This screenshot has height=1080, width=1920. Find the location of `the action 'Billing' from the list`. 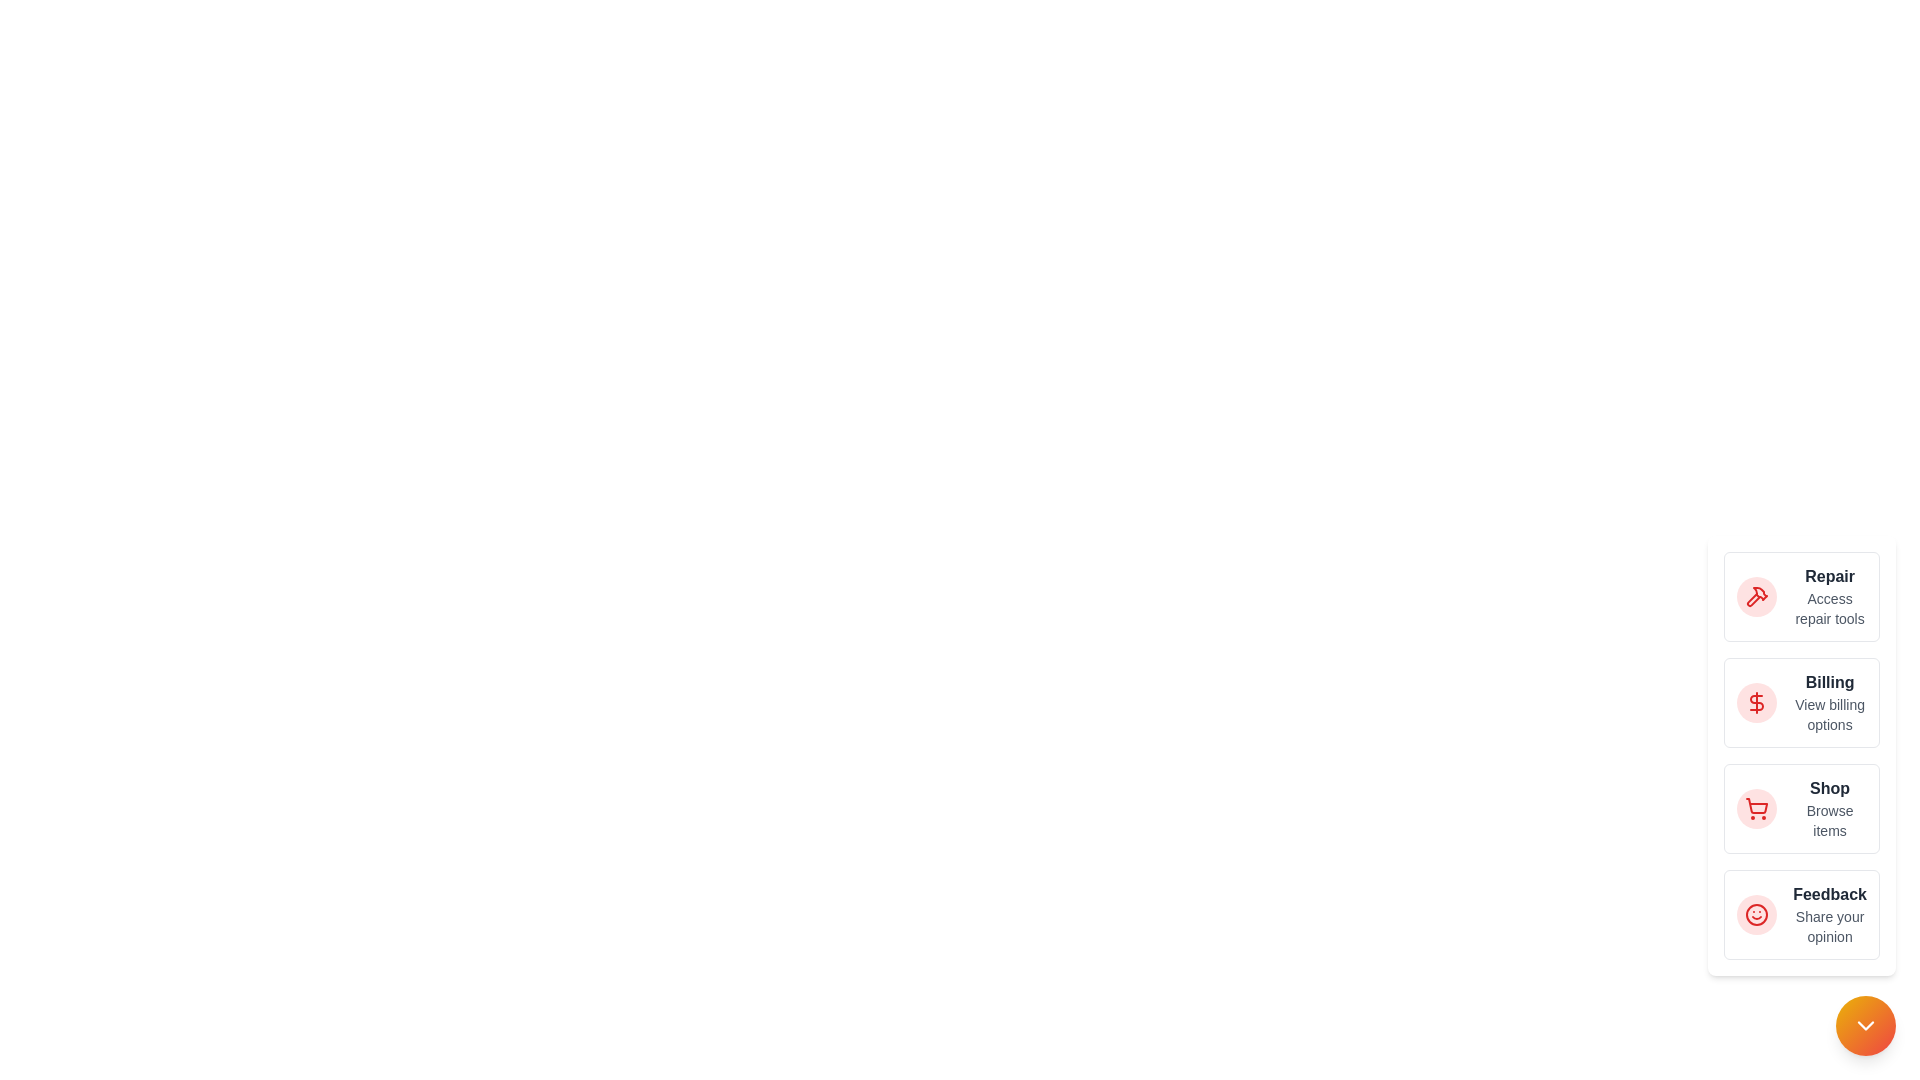

the action 'Billing' from the list is located at coordinates (1801, 701).